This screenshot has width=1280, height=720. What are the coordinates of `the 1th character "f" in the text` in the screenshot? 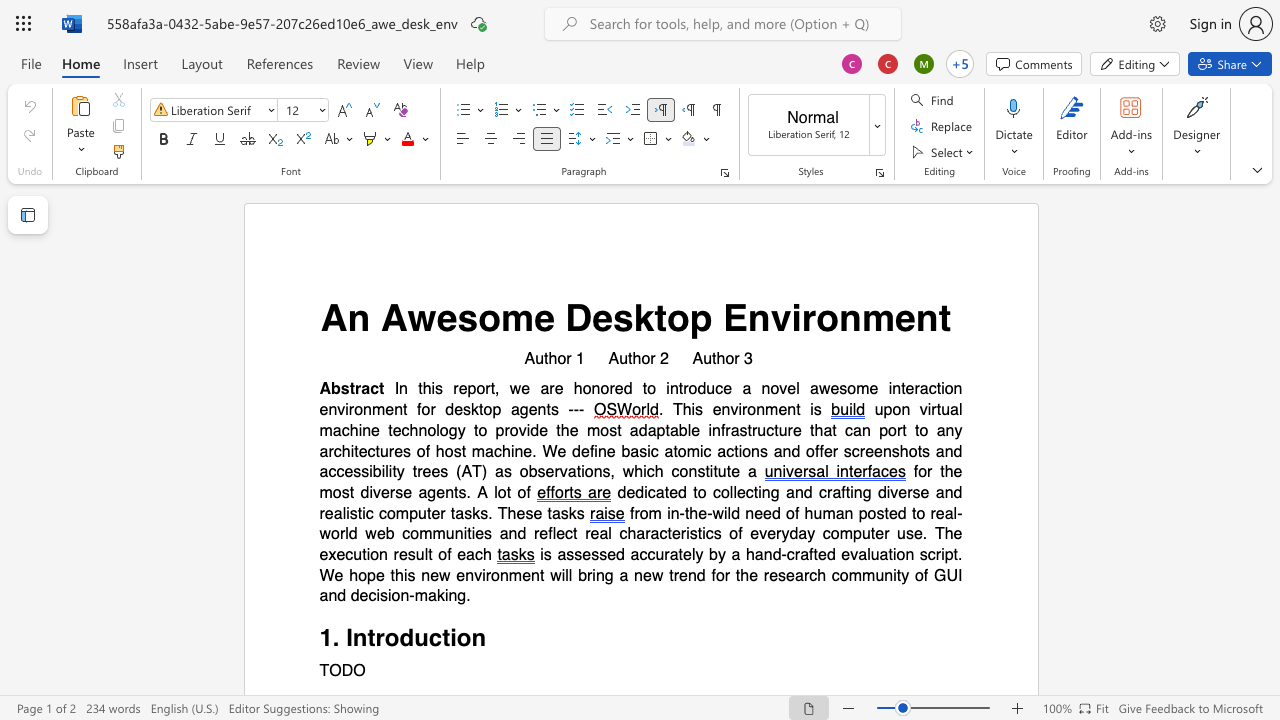 It's located at (713, 575).